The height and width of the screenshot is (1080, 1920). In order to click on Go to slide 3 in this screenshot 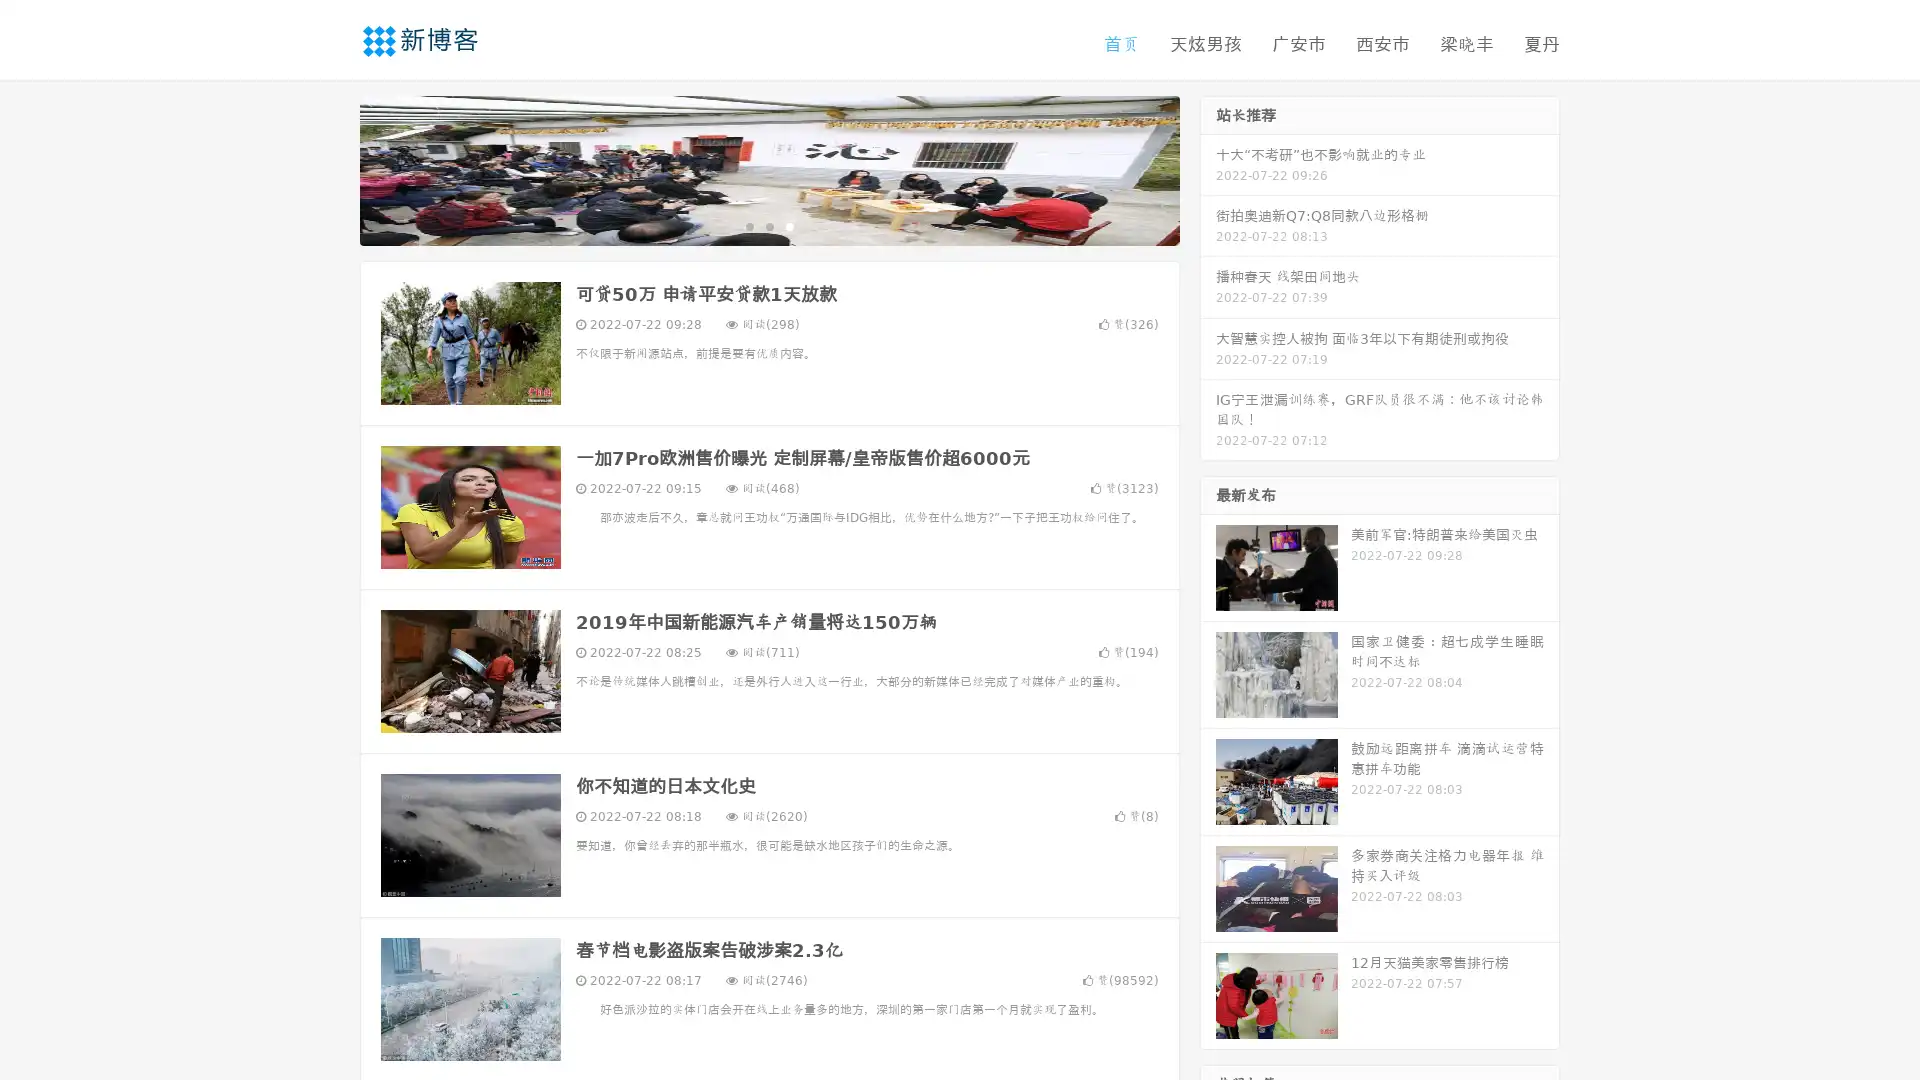, I will do `click(789, 225)`.